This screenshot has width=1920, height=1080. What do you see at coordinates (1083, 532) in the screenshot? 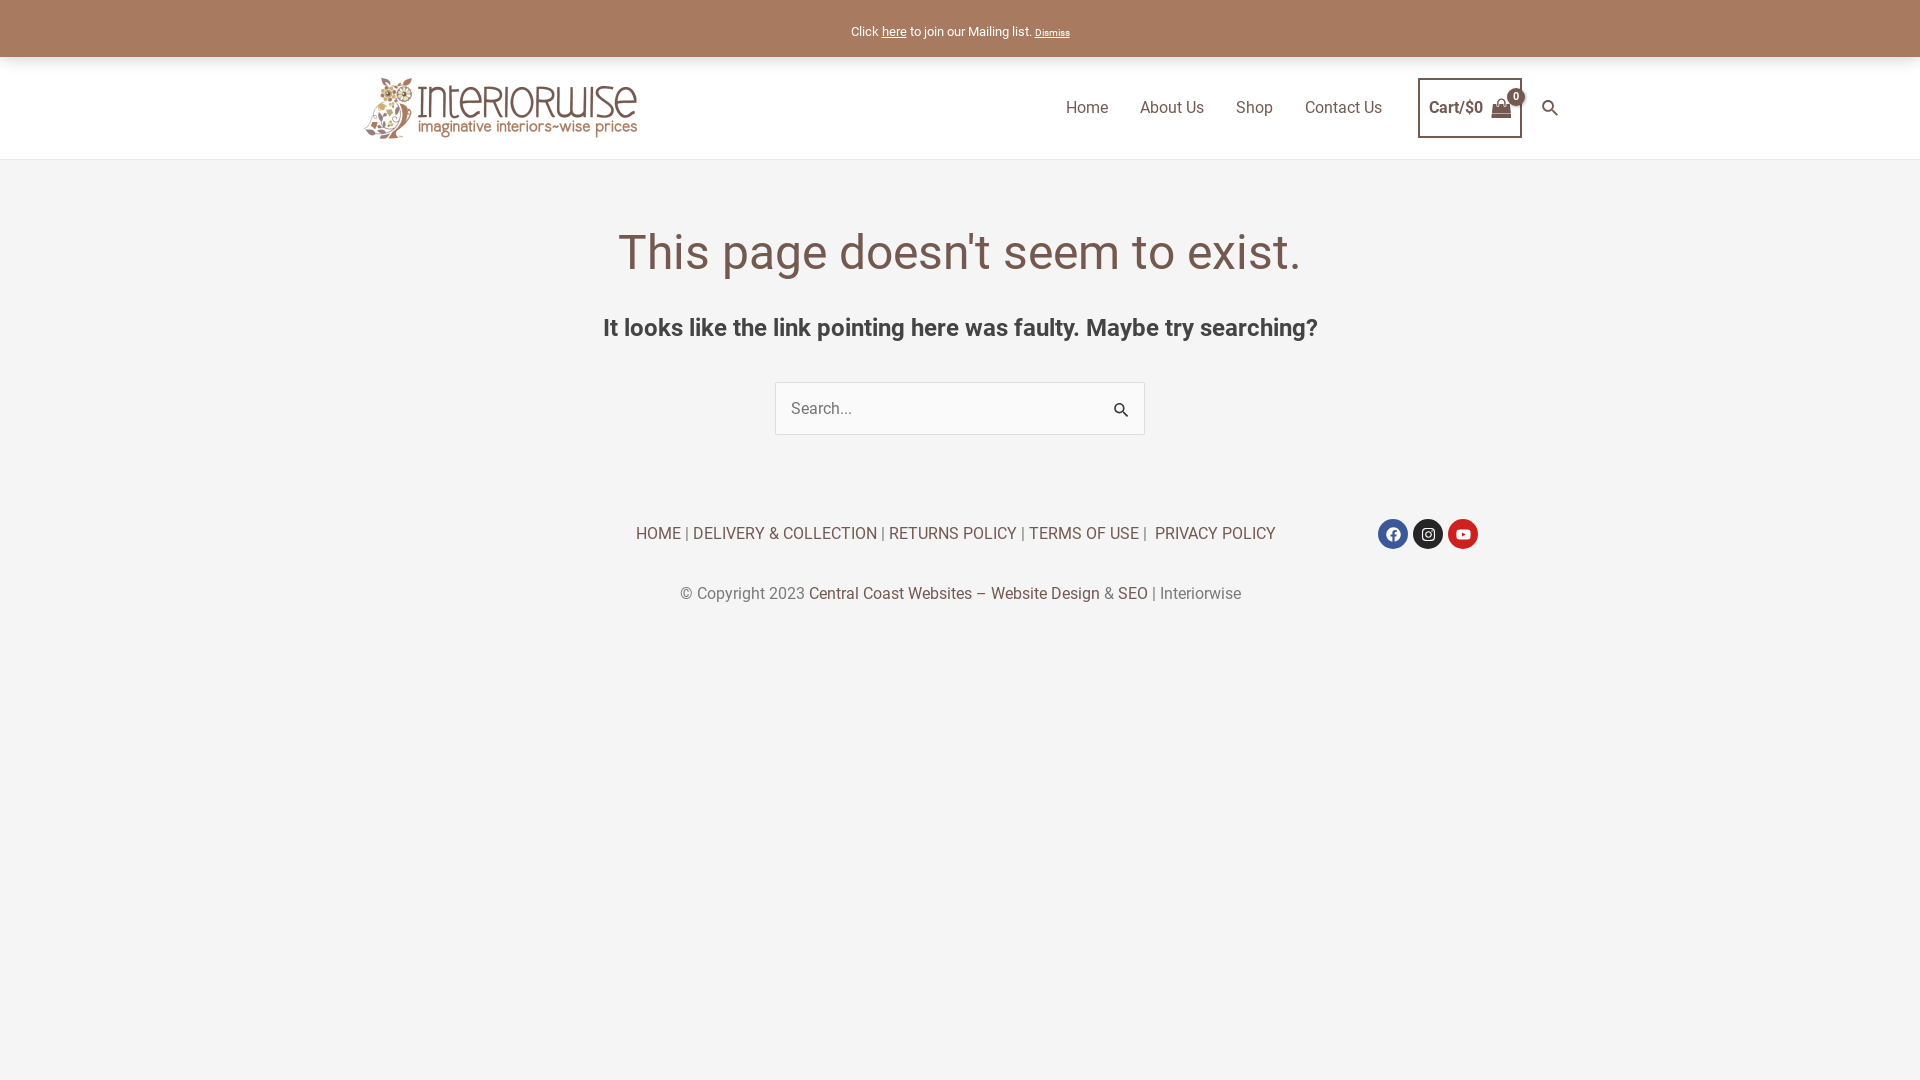
I see `'TERMS OF USE'` at bounding box center [1083, 532].